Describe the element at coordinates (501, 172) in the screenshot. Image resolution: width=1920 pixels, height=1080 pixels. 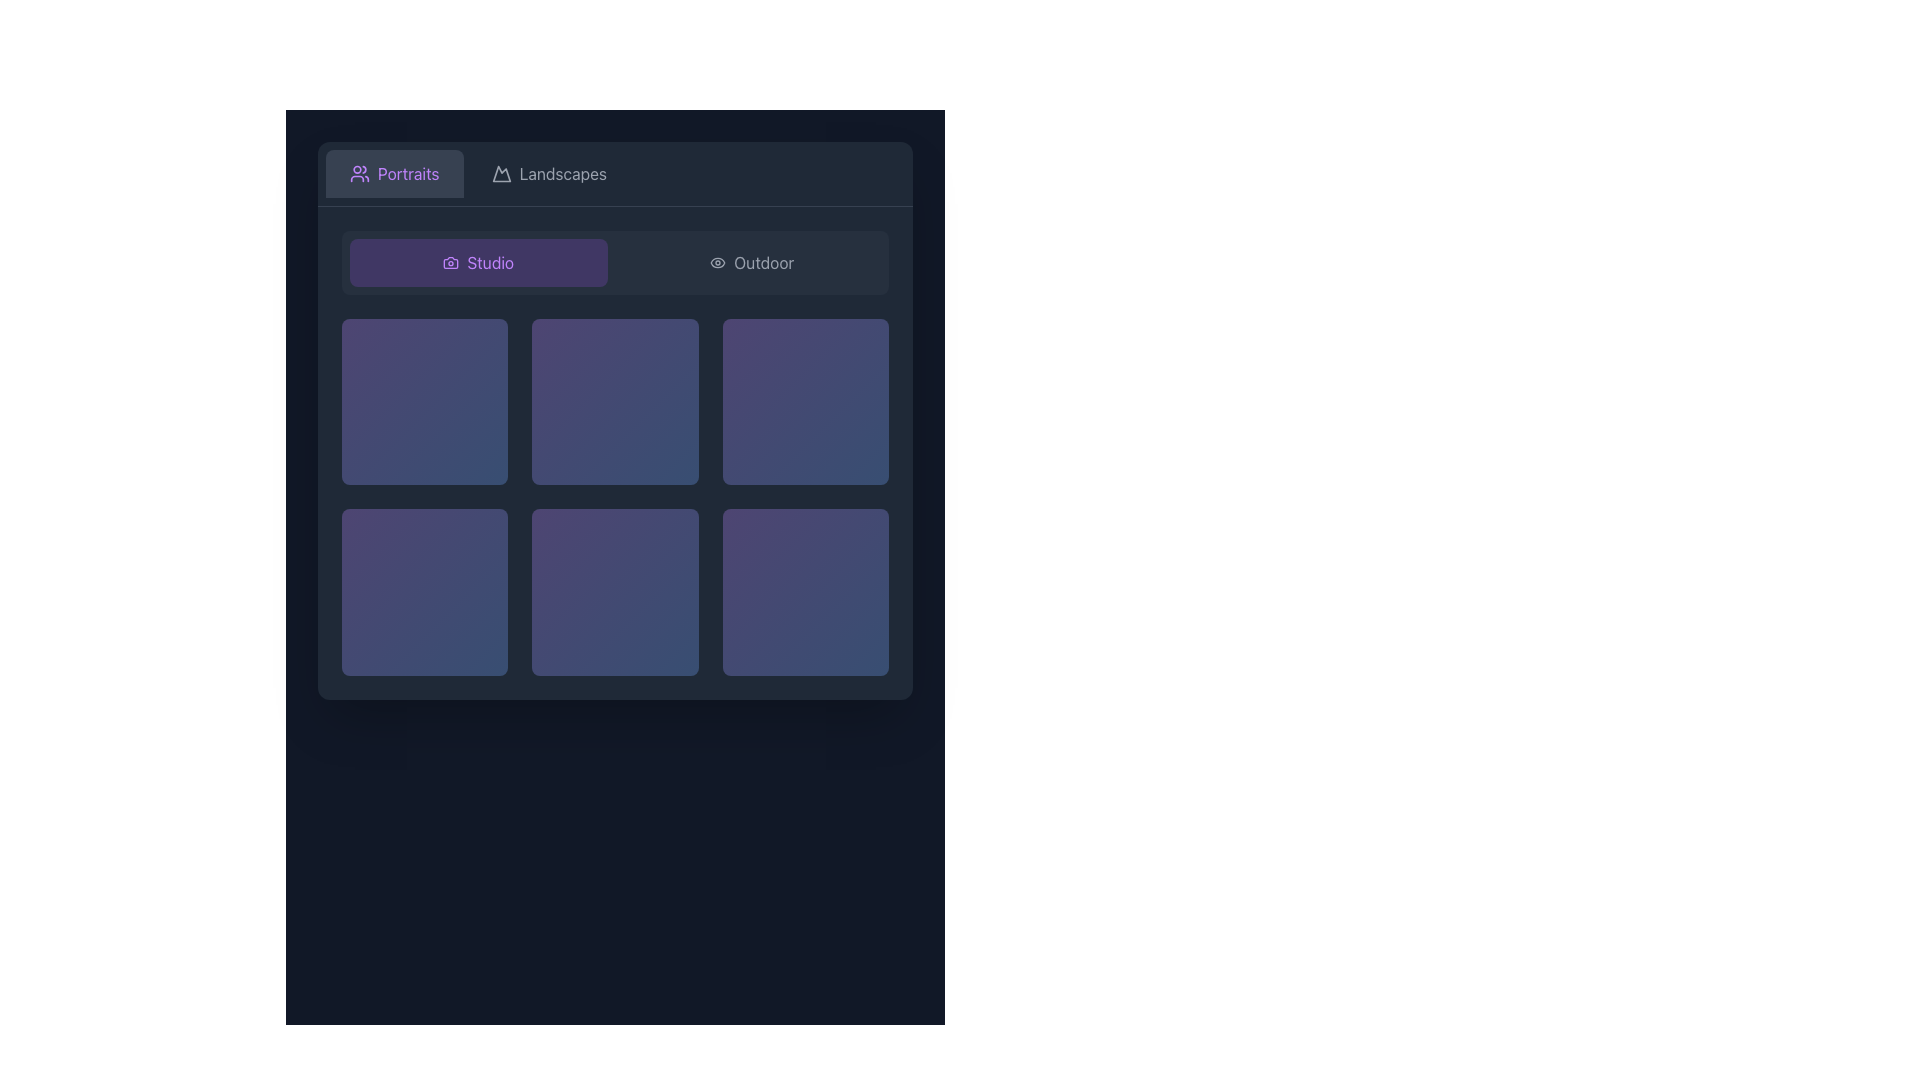
I see `the mountain icon in the 'Landscapes' tab of the horizontal navigation bar` at that location.